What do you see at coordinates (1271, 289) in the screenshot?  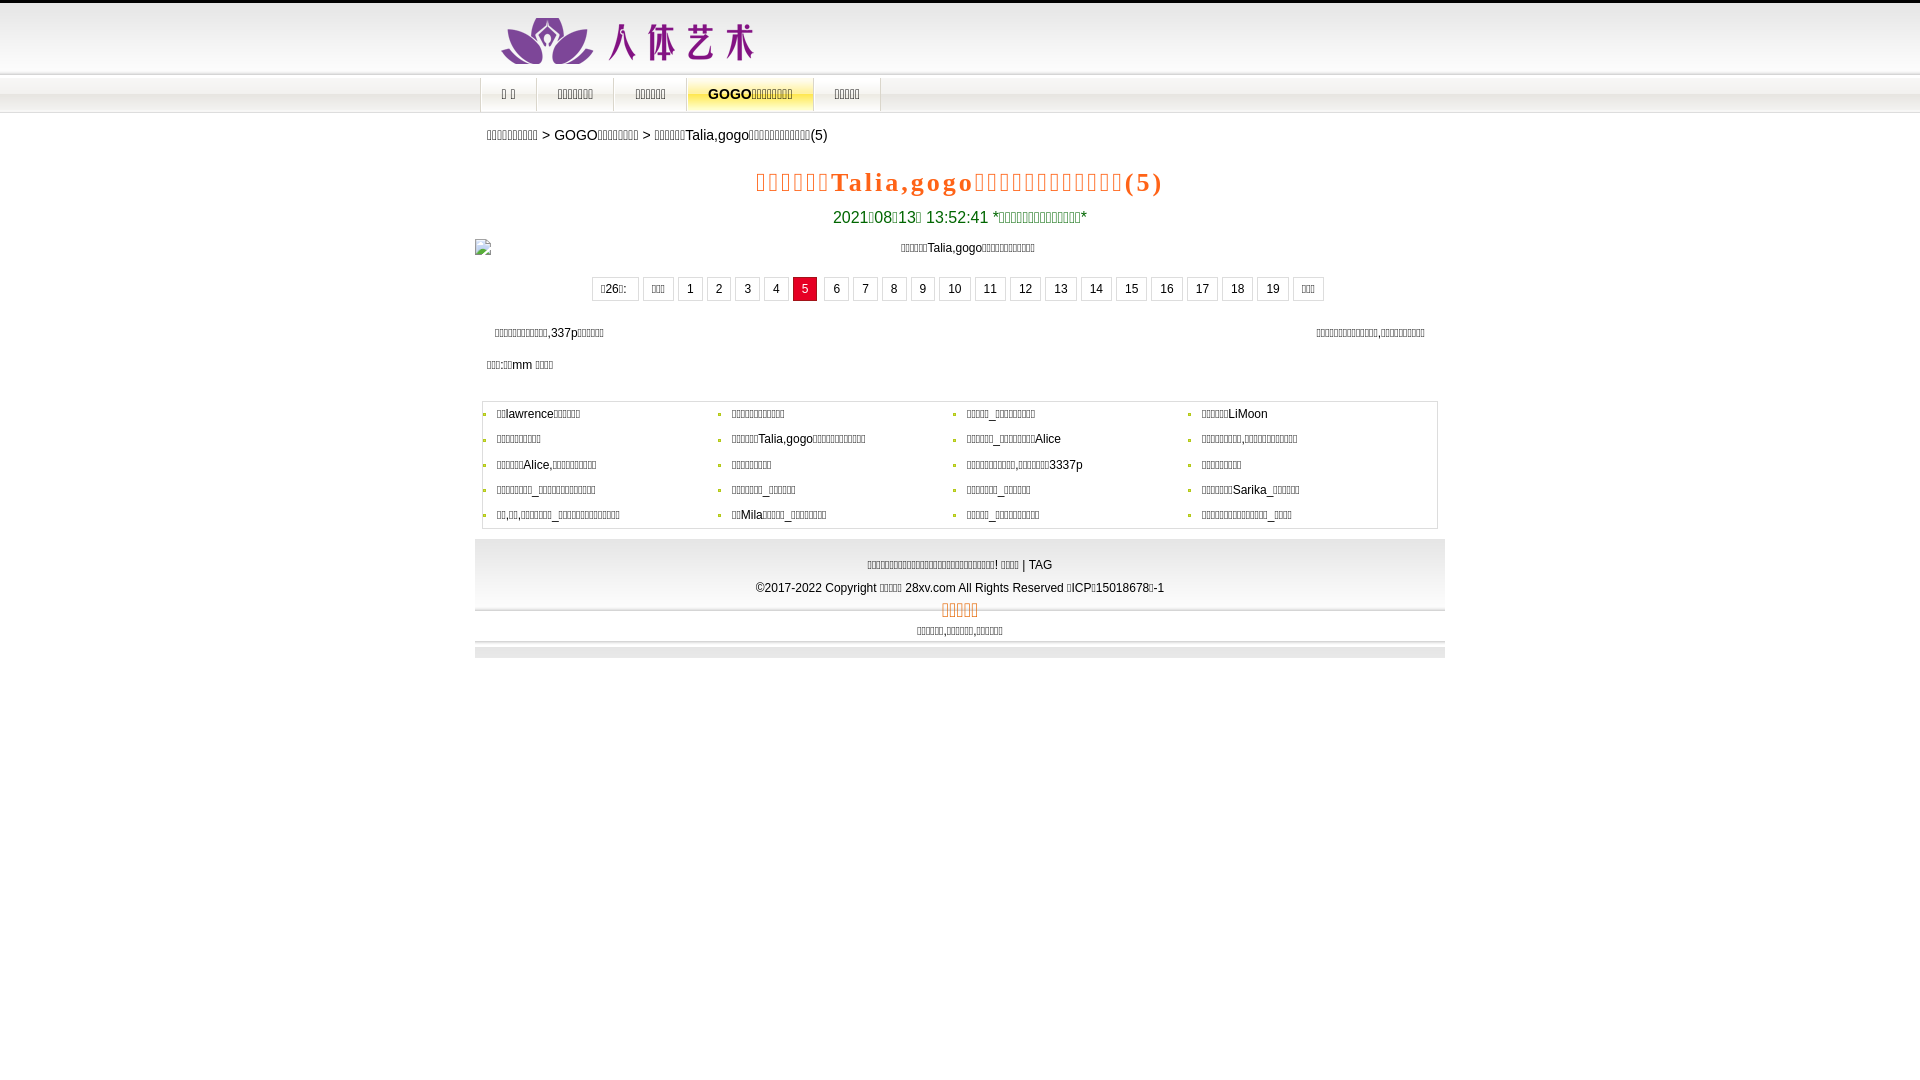 I see `'19'` at bounding box center [1271, 289].